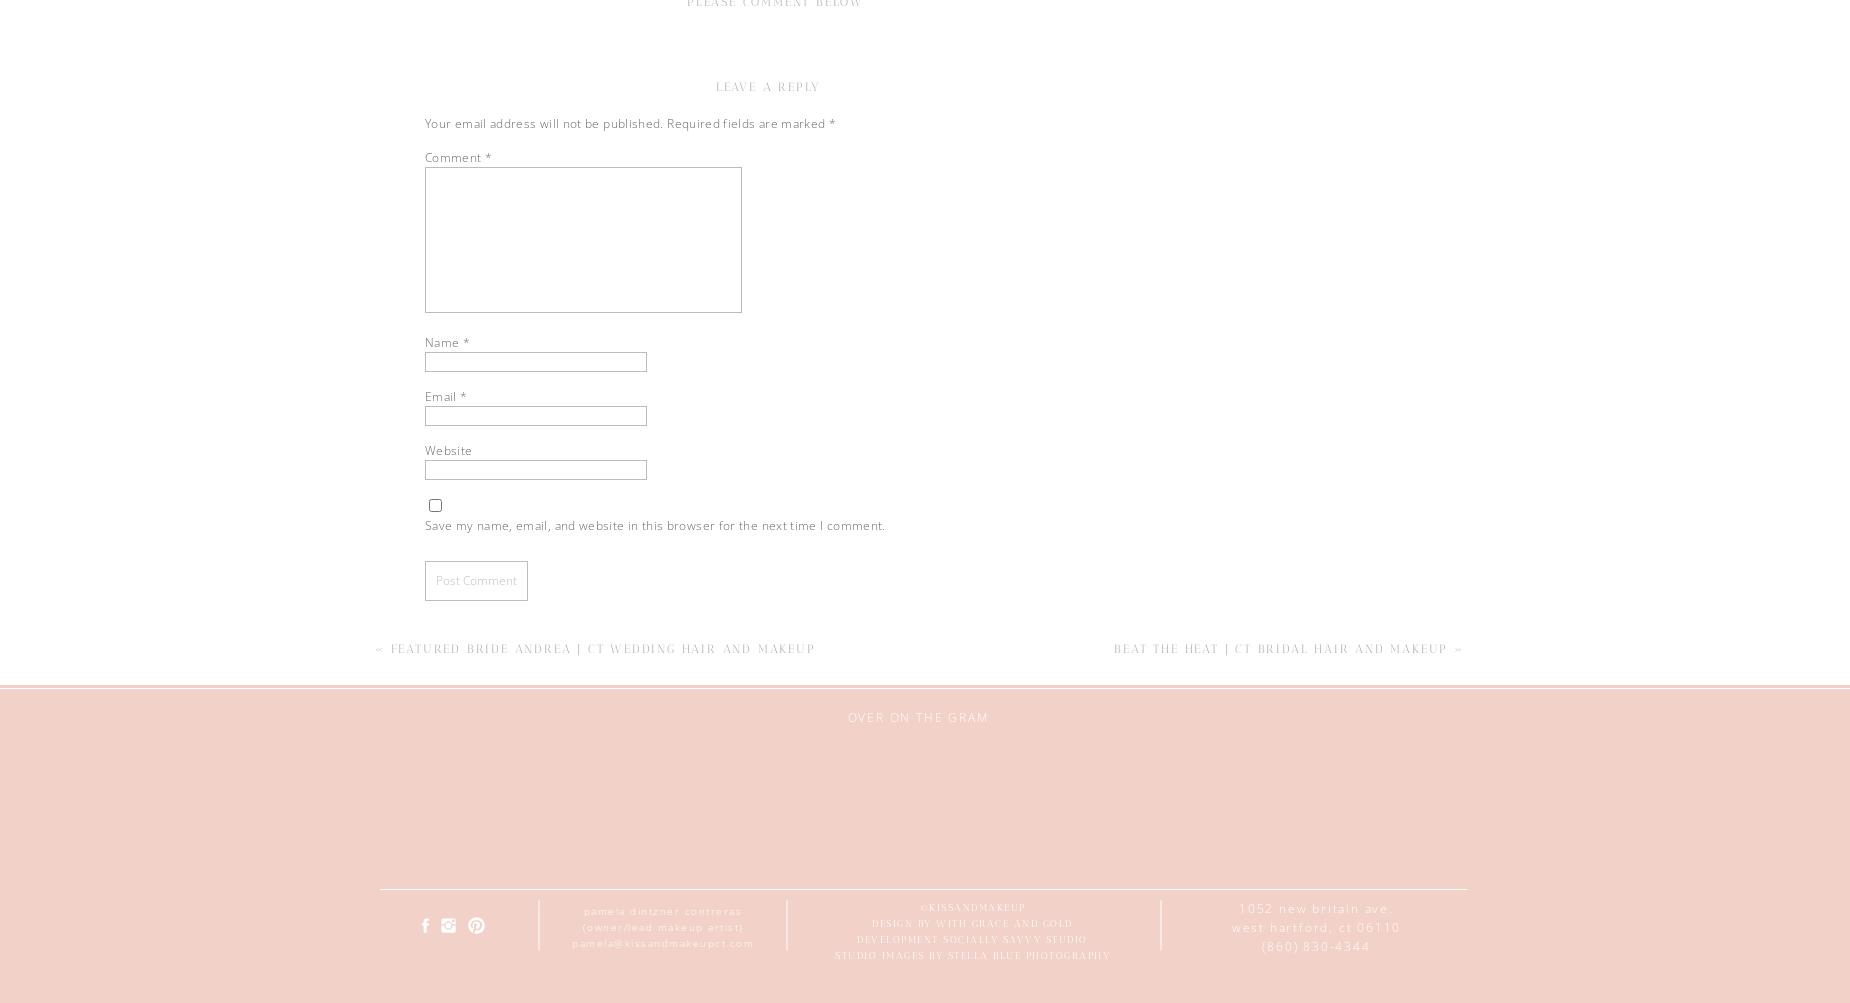 The width and height of the screenshot is (1850, 1003). I want to click on 'Website', so click(423, 450).